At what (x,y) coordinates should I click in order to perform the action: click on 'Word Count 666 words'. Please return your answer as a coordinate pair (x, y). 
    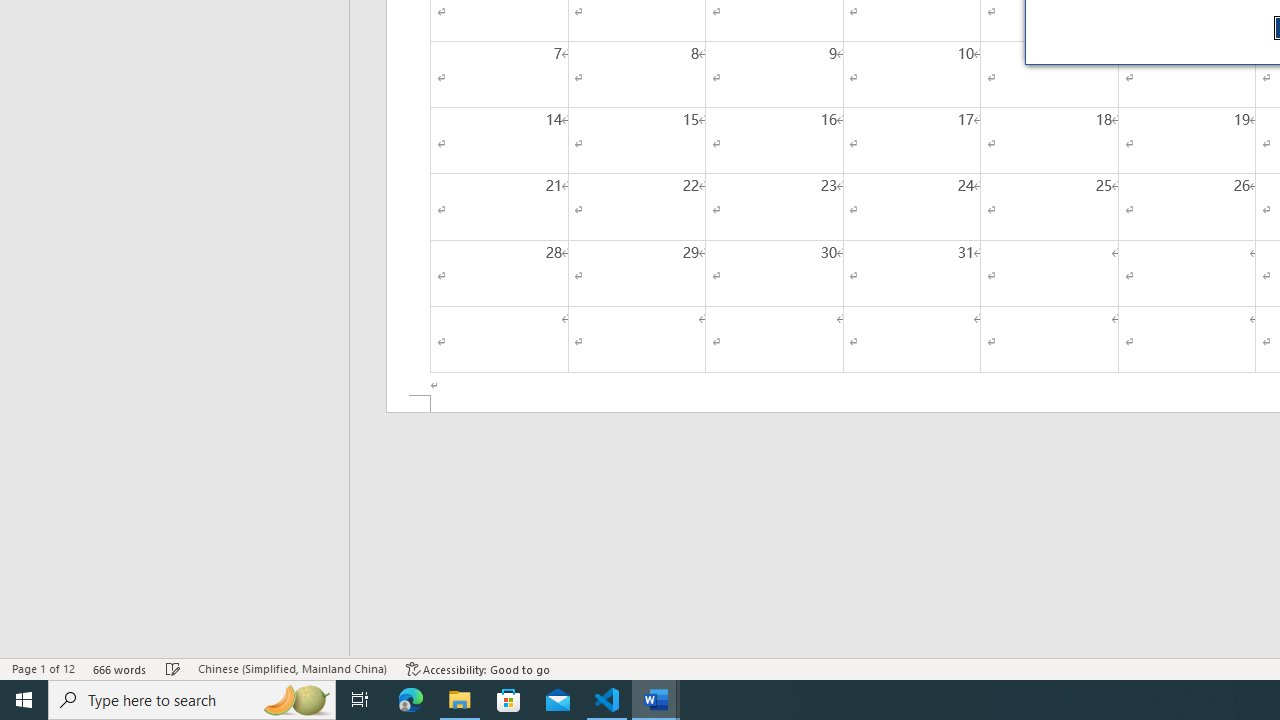
    Looking at the image, I should click on (119, 669).